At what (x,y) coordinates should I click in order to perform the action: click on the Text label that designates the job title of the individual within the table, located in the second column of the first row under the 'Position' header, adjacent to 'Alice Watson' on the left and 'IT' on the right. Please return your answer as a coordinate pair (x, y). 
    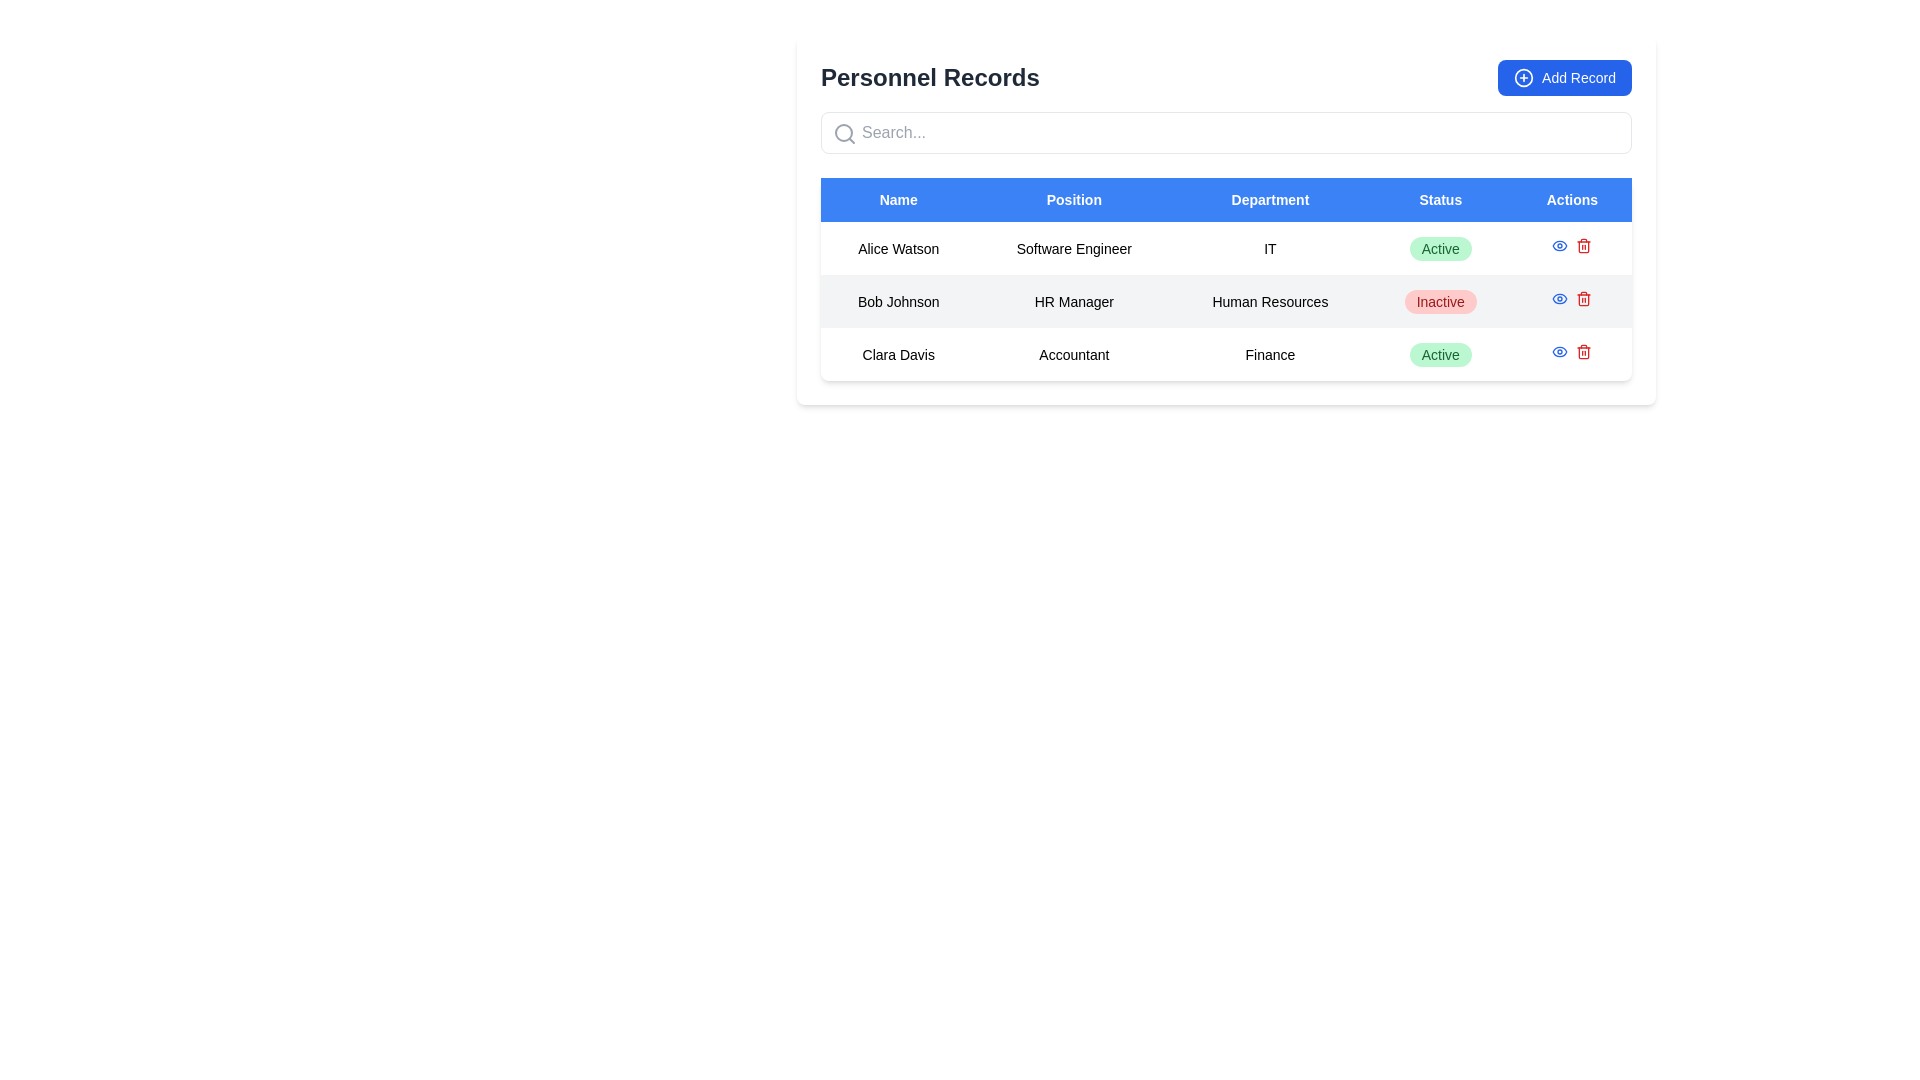
    Looking at the image, I should click on (1073, 247).